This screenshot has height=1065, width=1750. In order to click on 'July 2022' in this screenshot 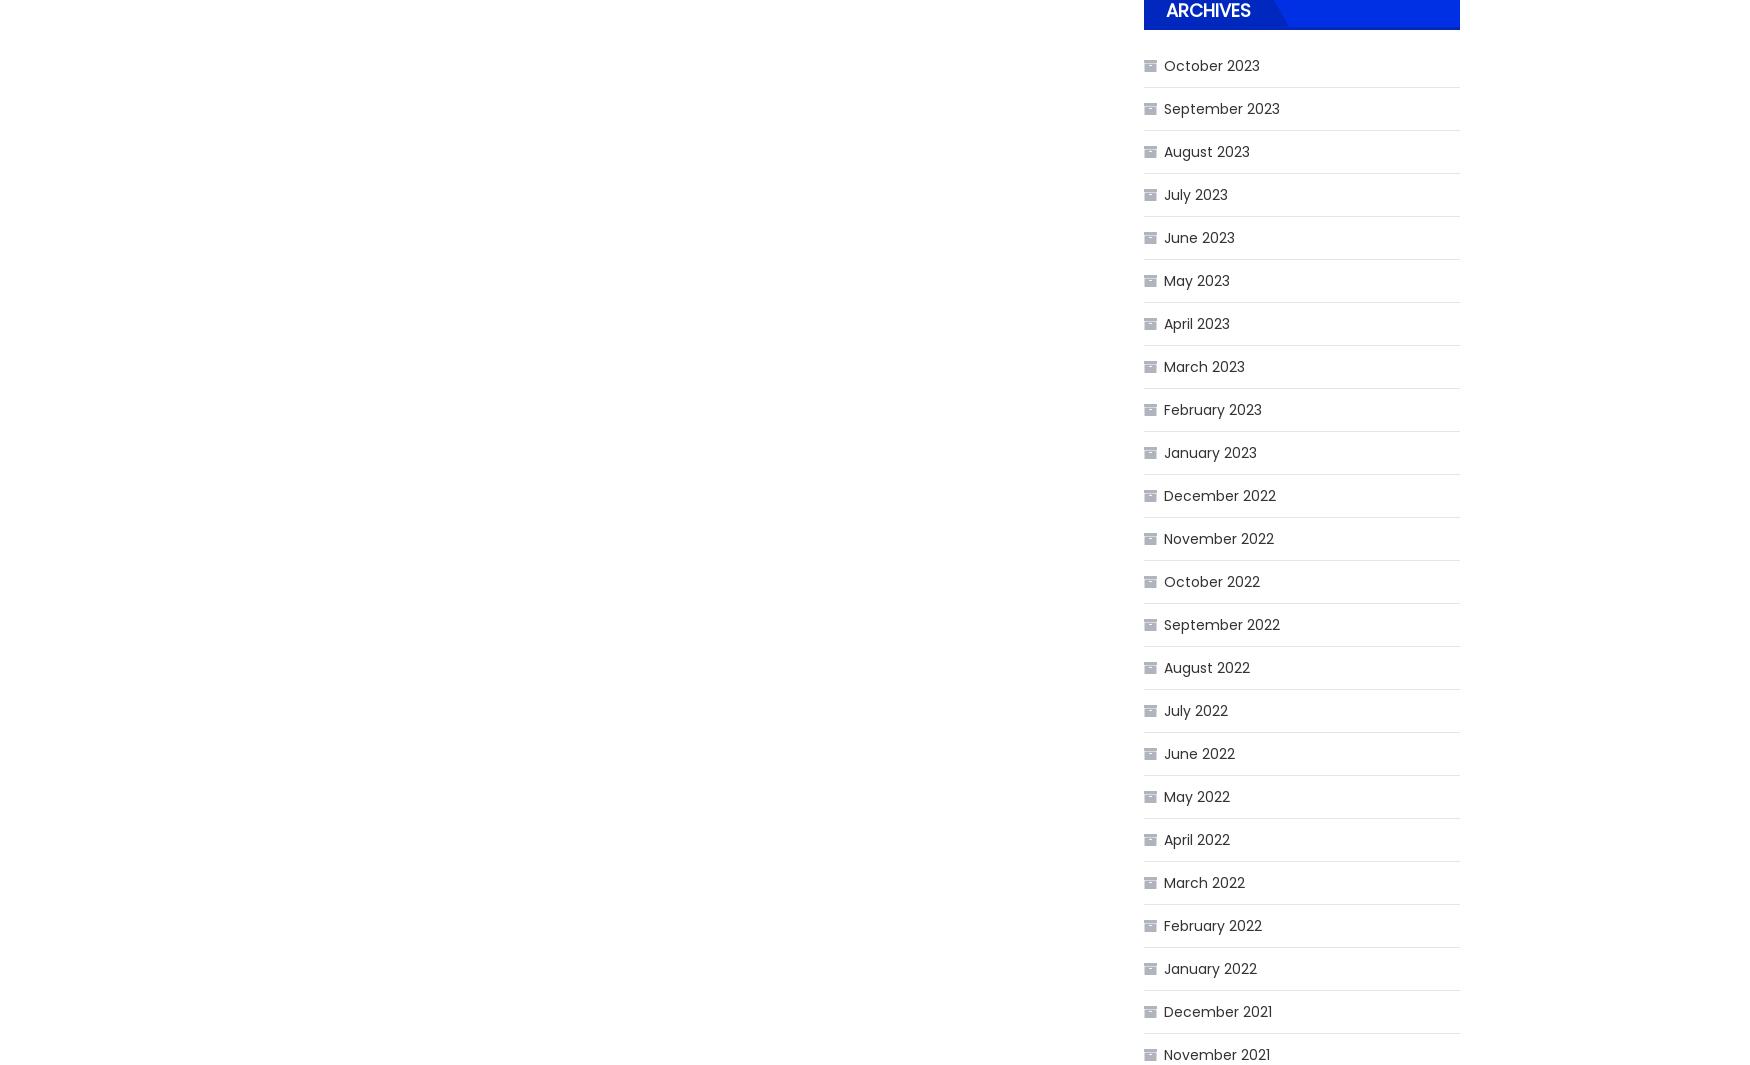, I will do `click(1162, 710)`.